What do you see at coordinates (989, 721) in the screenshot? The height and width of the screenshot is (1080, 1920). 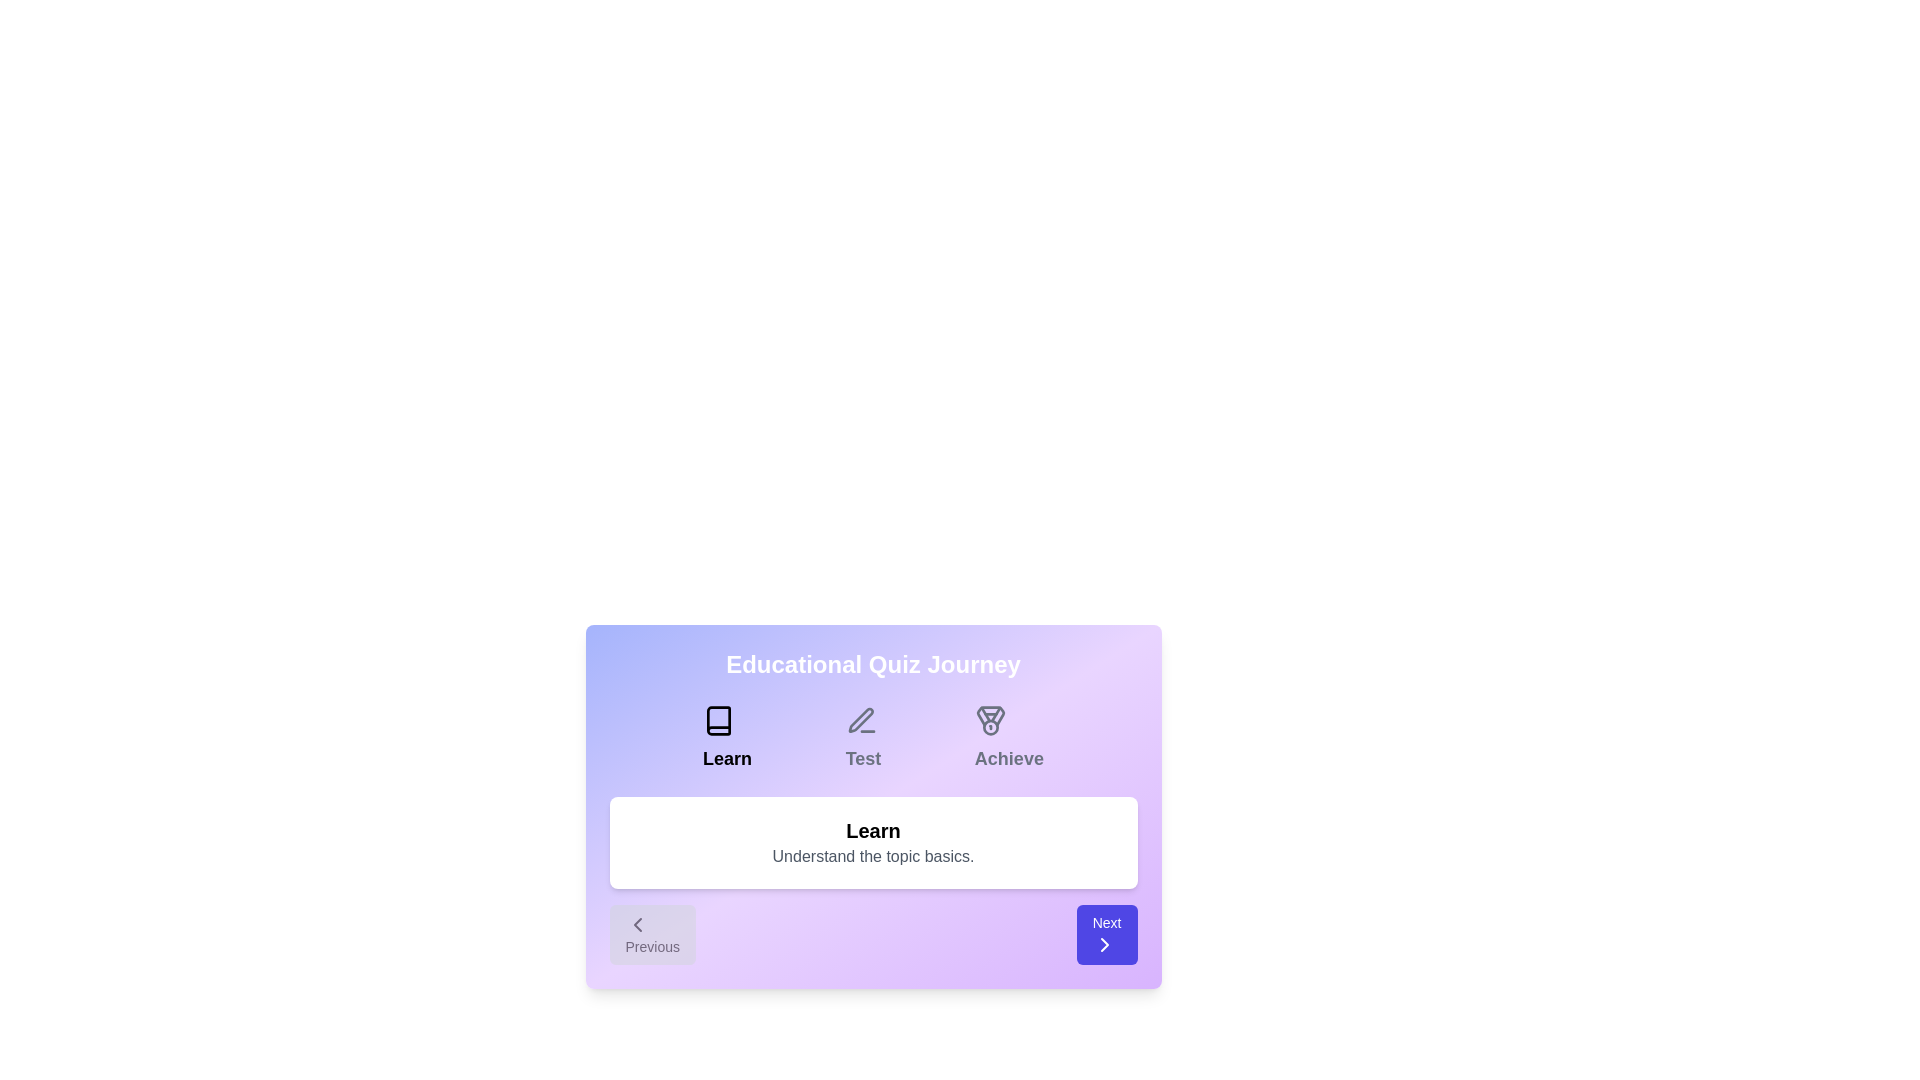 I see `the icon representing the stage Achieve to inspect its details` at bounding box center [989, 721].